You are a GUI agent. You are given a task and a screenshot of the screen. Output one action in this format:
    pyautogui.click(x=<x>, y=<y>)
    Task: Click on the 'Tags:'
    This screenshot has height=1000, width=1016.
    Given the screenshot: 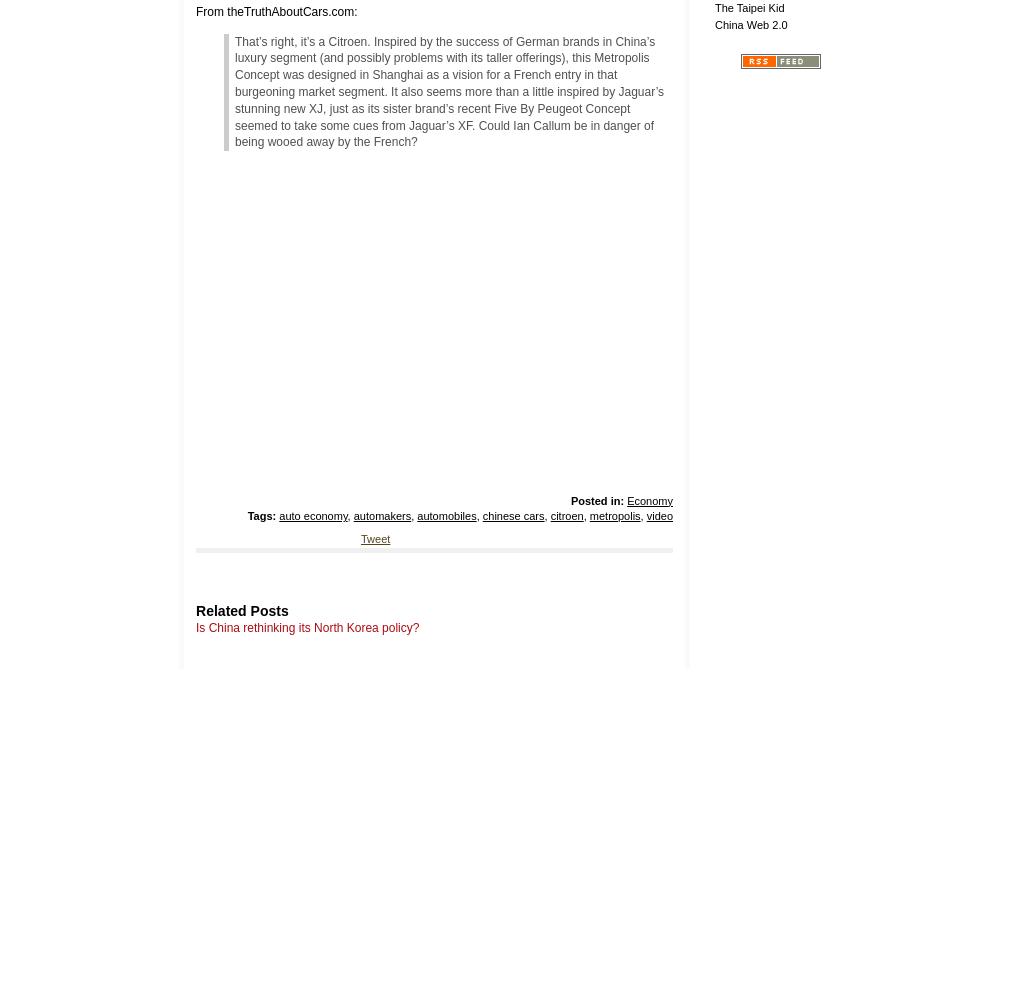 What is the action you would take?
    pyautogui.click(x=260, y=516)
    